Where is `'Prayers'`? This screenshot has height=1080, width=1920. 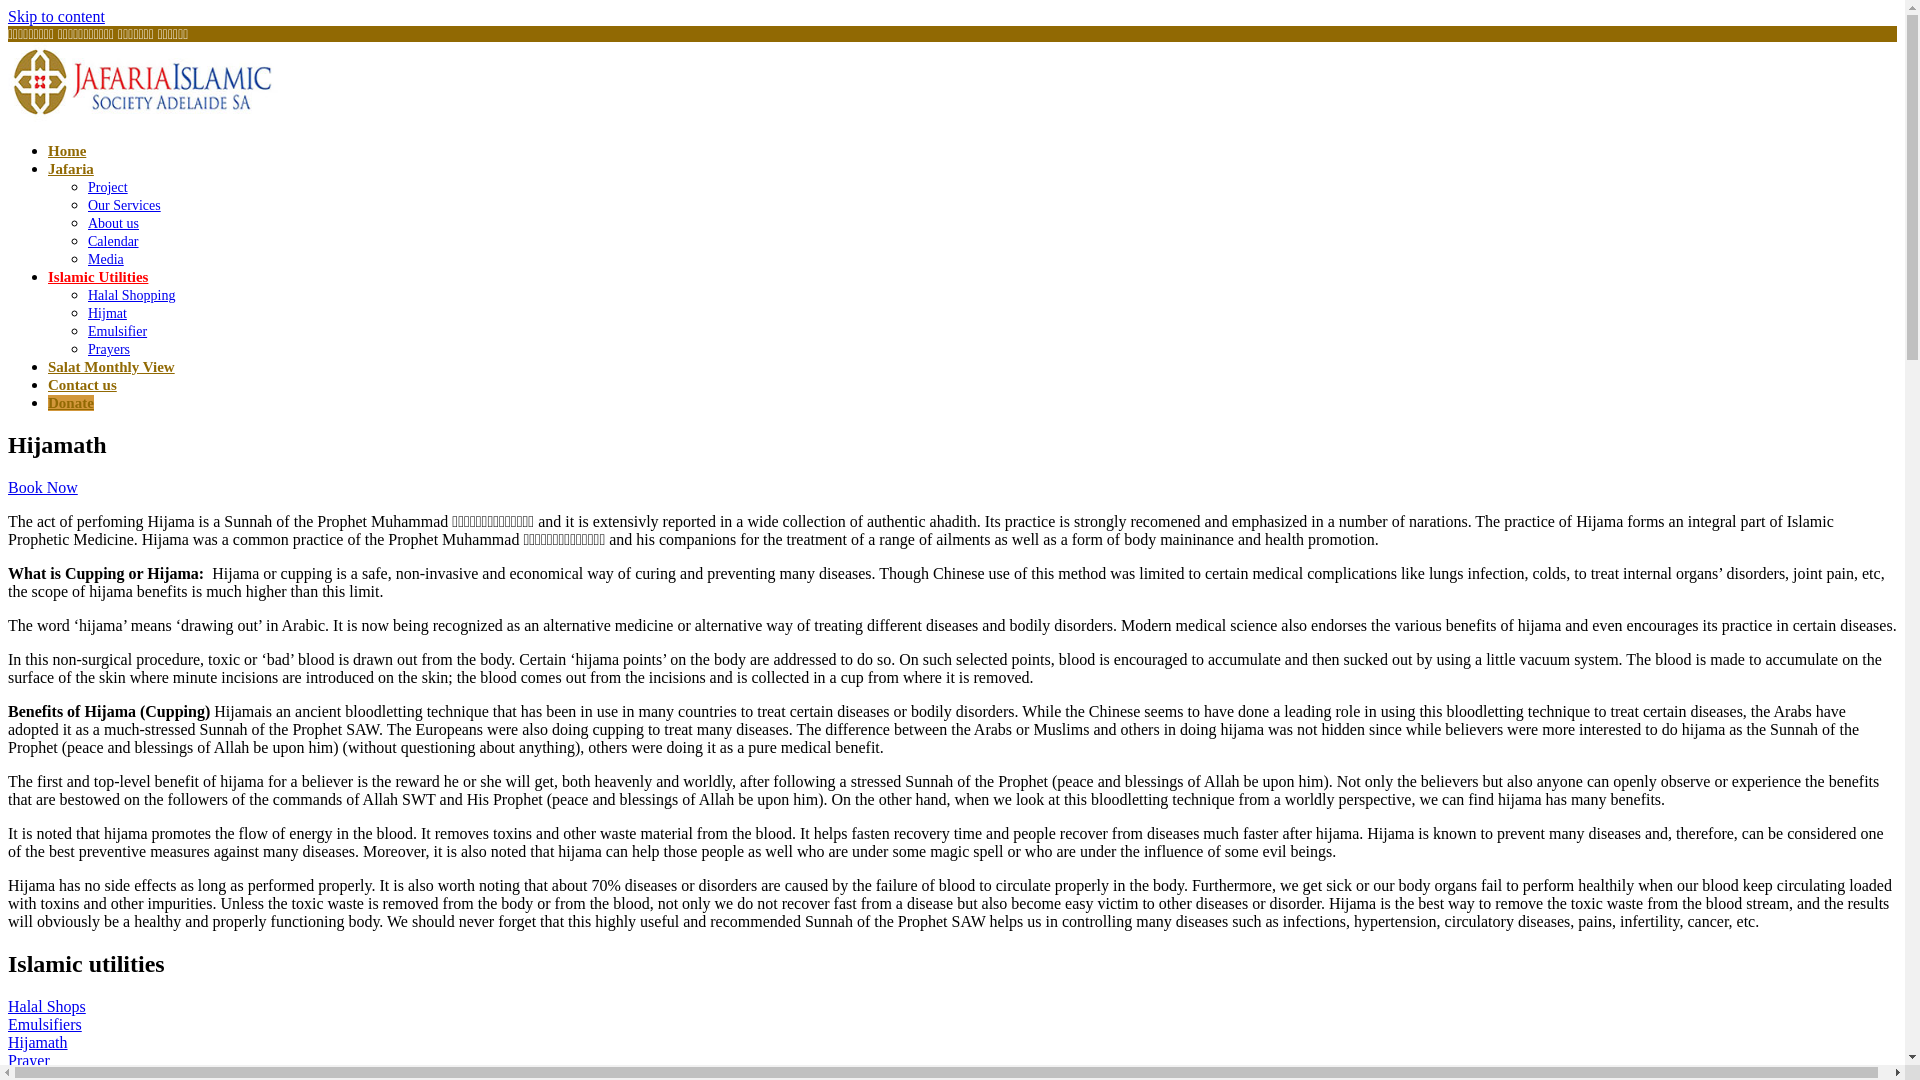 'Prayers' is located at coordinates (108, 348).